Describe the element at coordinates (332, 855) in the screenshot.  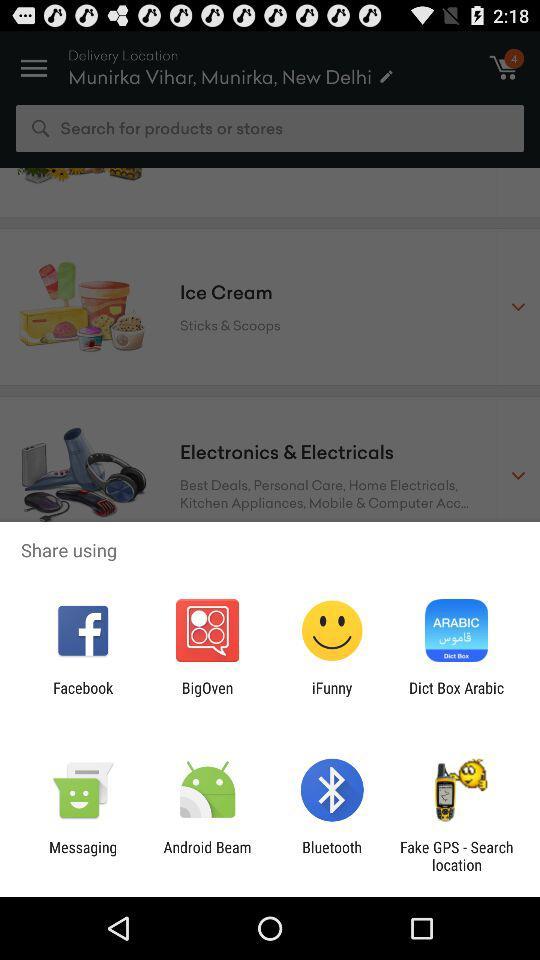
I see `the bluetooth item` at that location.